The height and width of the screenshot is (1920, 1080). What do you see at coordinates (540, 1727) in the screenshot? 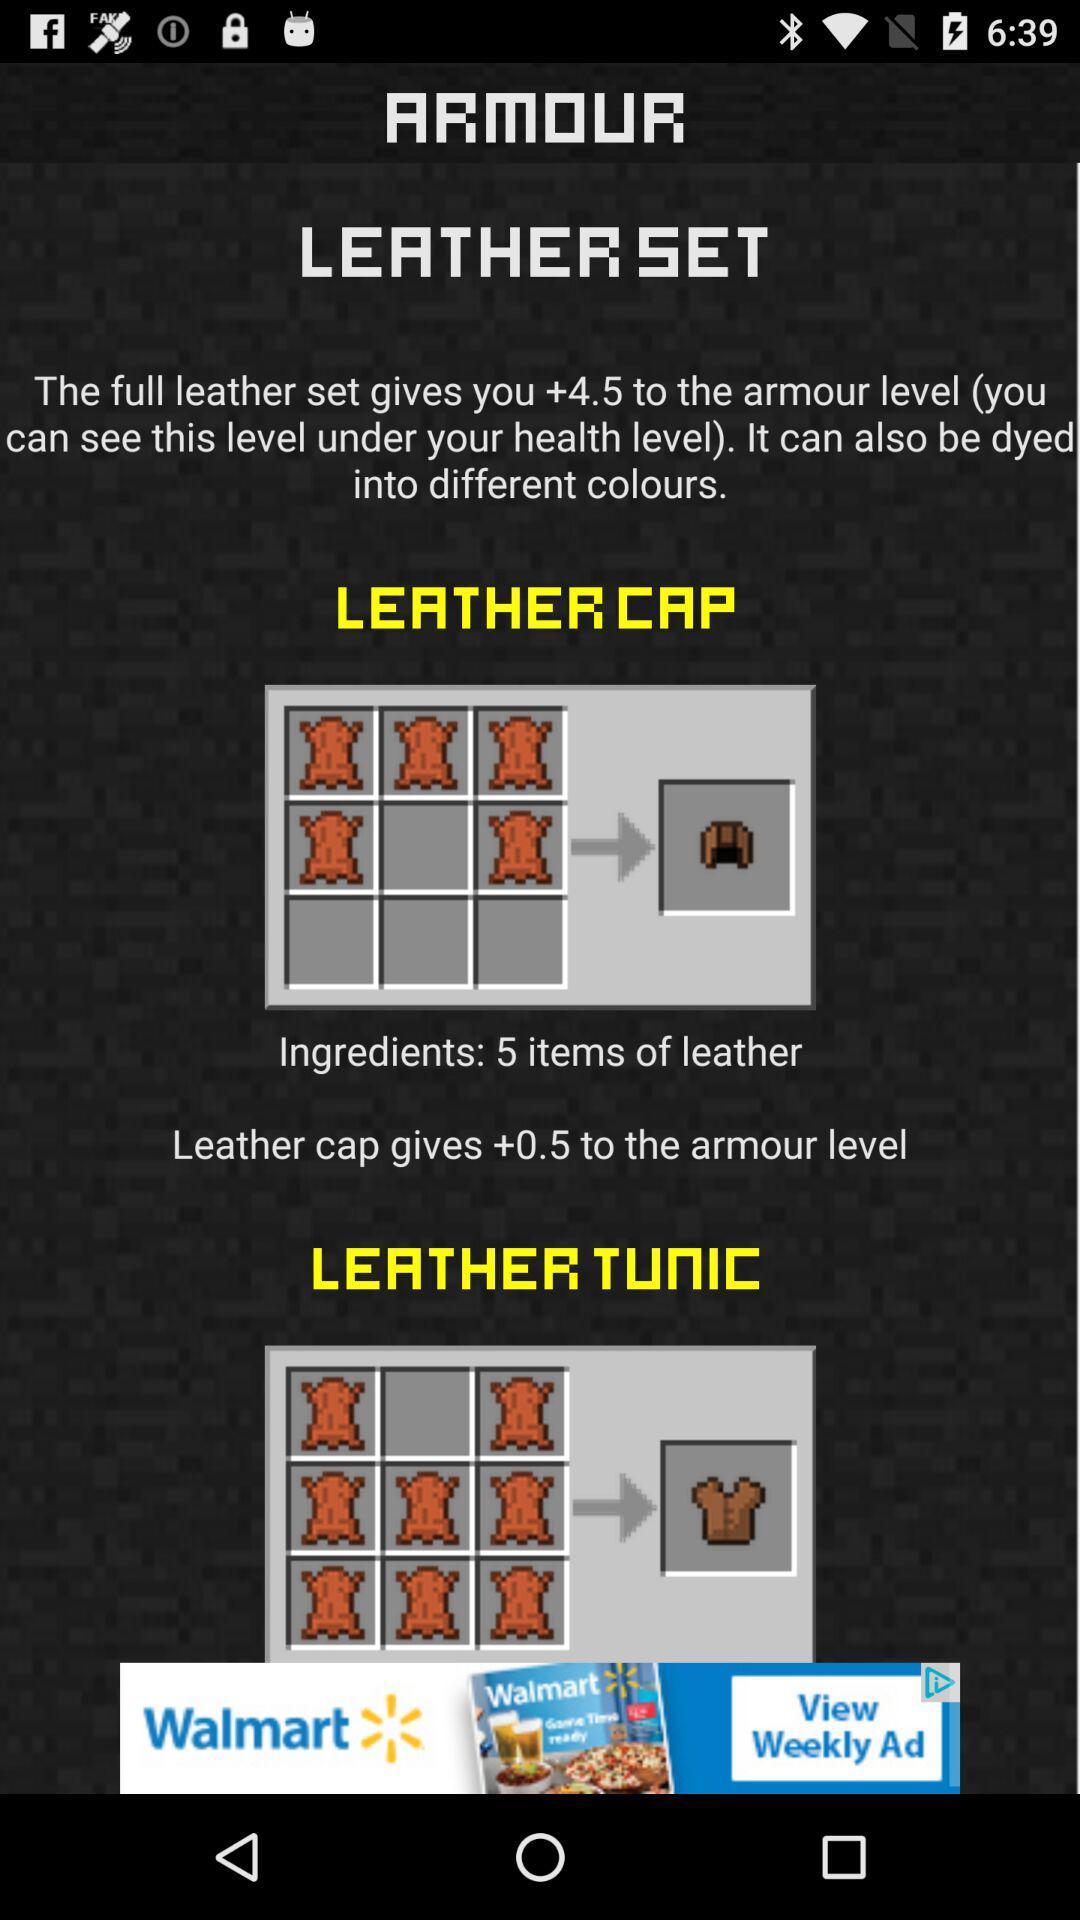
I see `click advertisement` at bounding box center [540, 1727].